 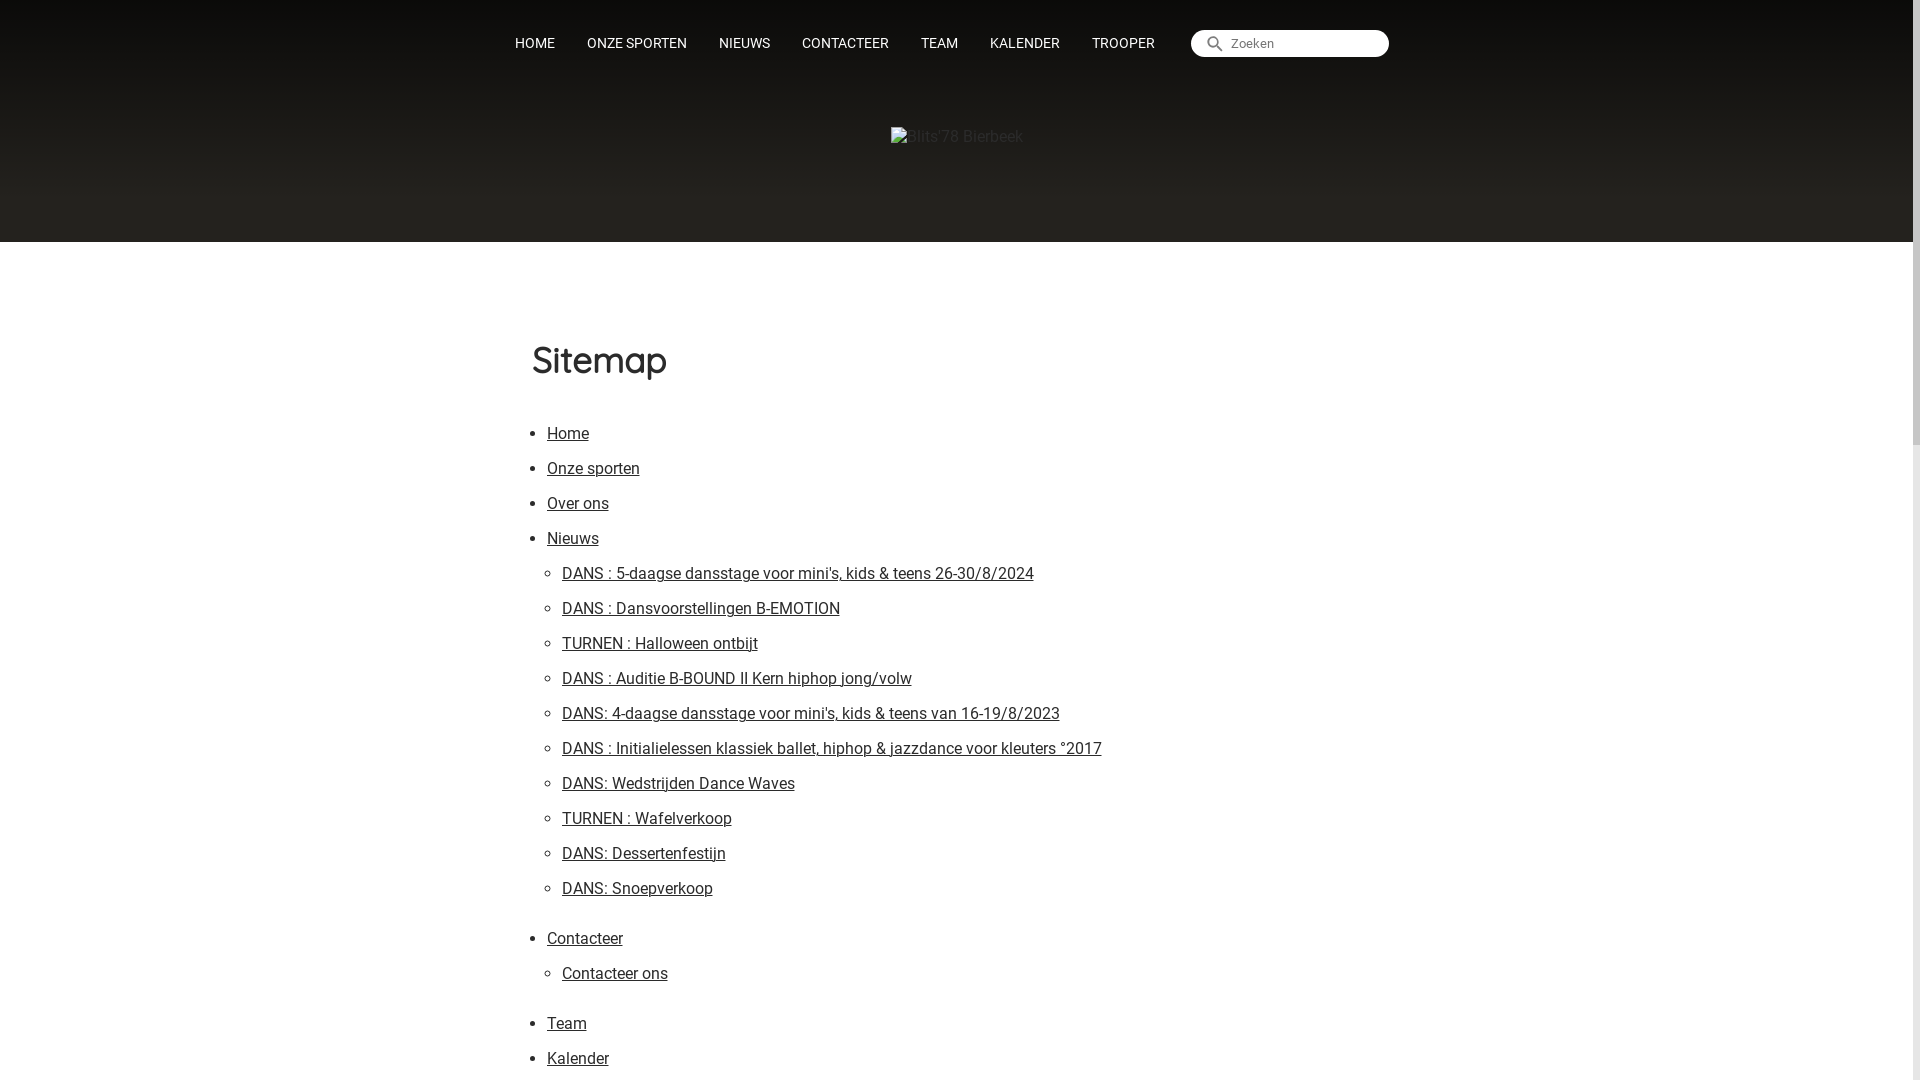 I want to click on 'Over ons', so click(x=546, y=505).